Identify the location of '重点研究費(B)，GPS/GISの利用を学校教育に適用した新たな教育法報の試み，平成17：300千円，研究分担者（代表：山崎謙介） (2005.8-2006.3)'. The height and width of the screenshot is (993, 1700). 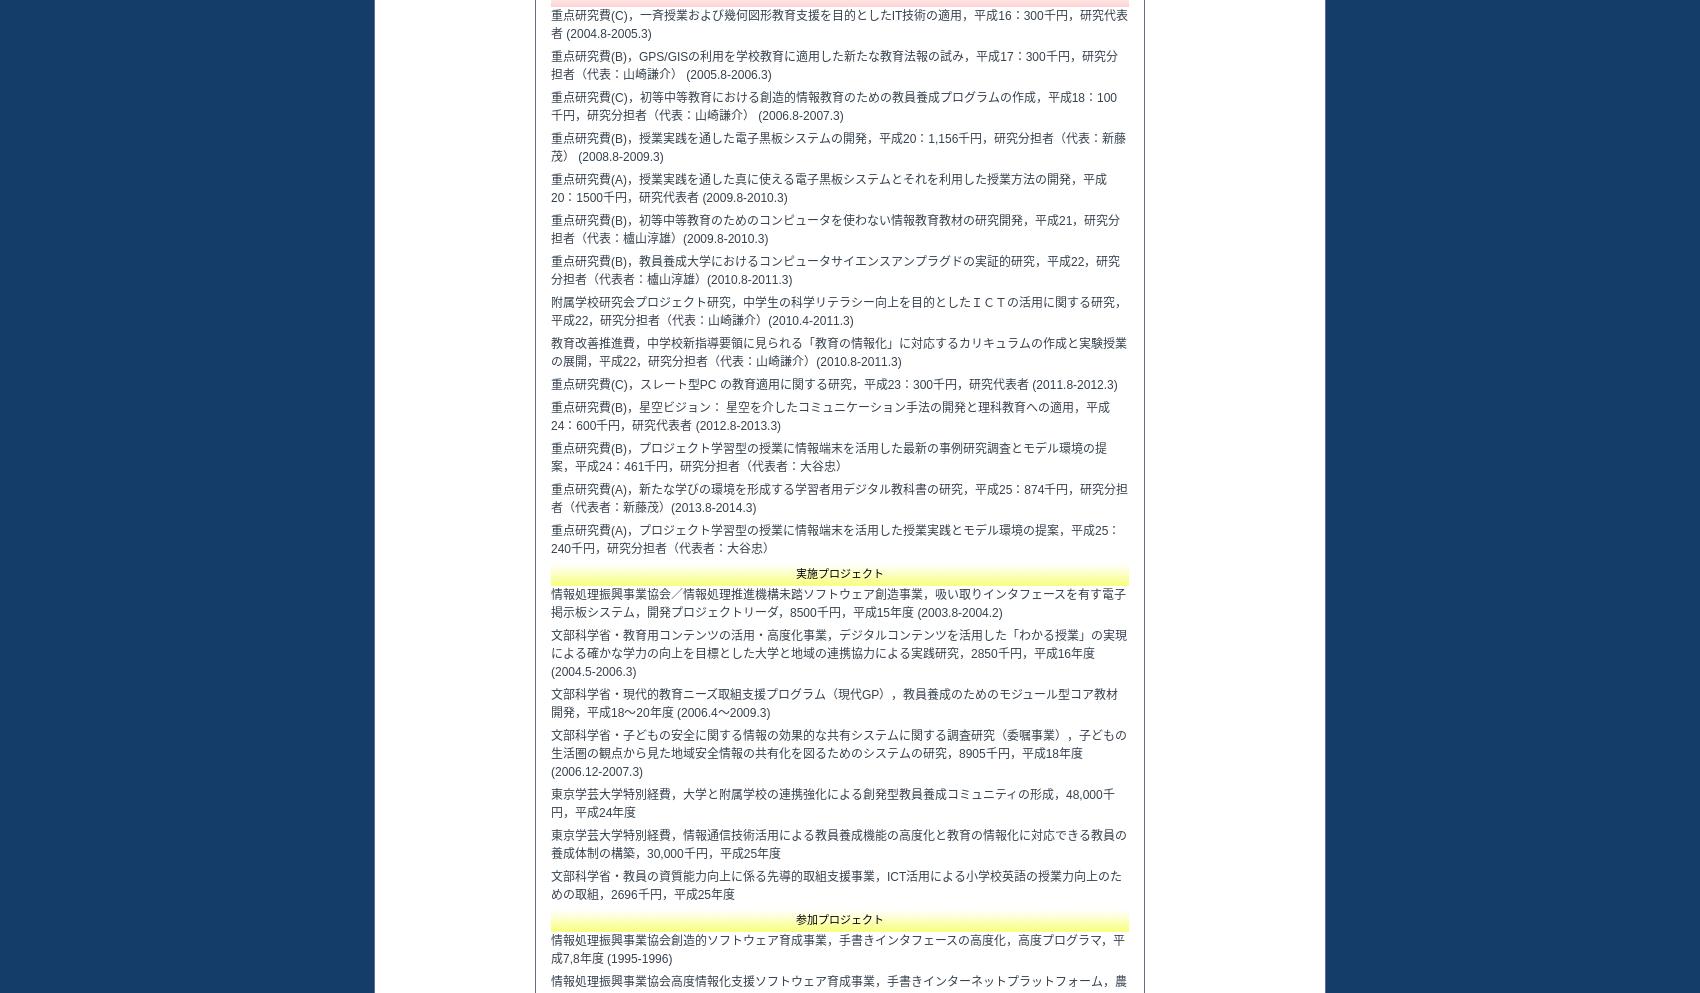
(833, 66).